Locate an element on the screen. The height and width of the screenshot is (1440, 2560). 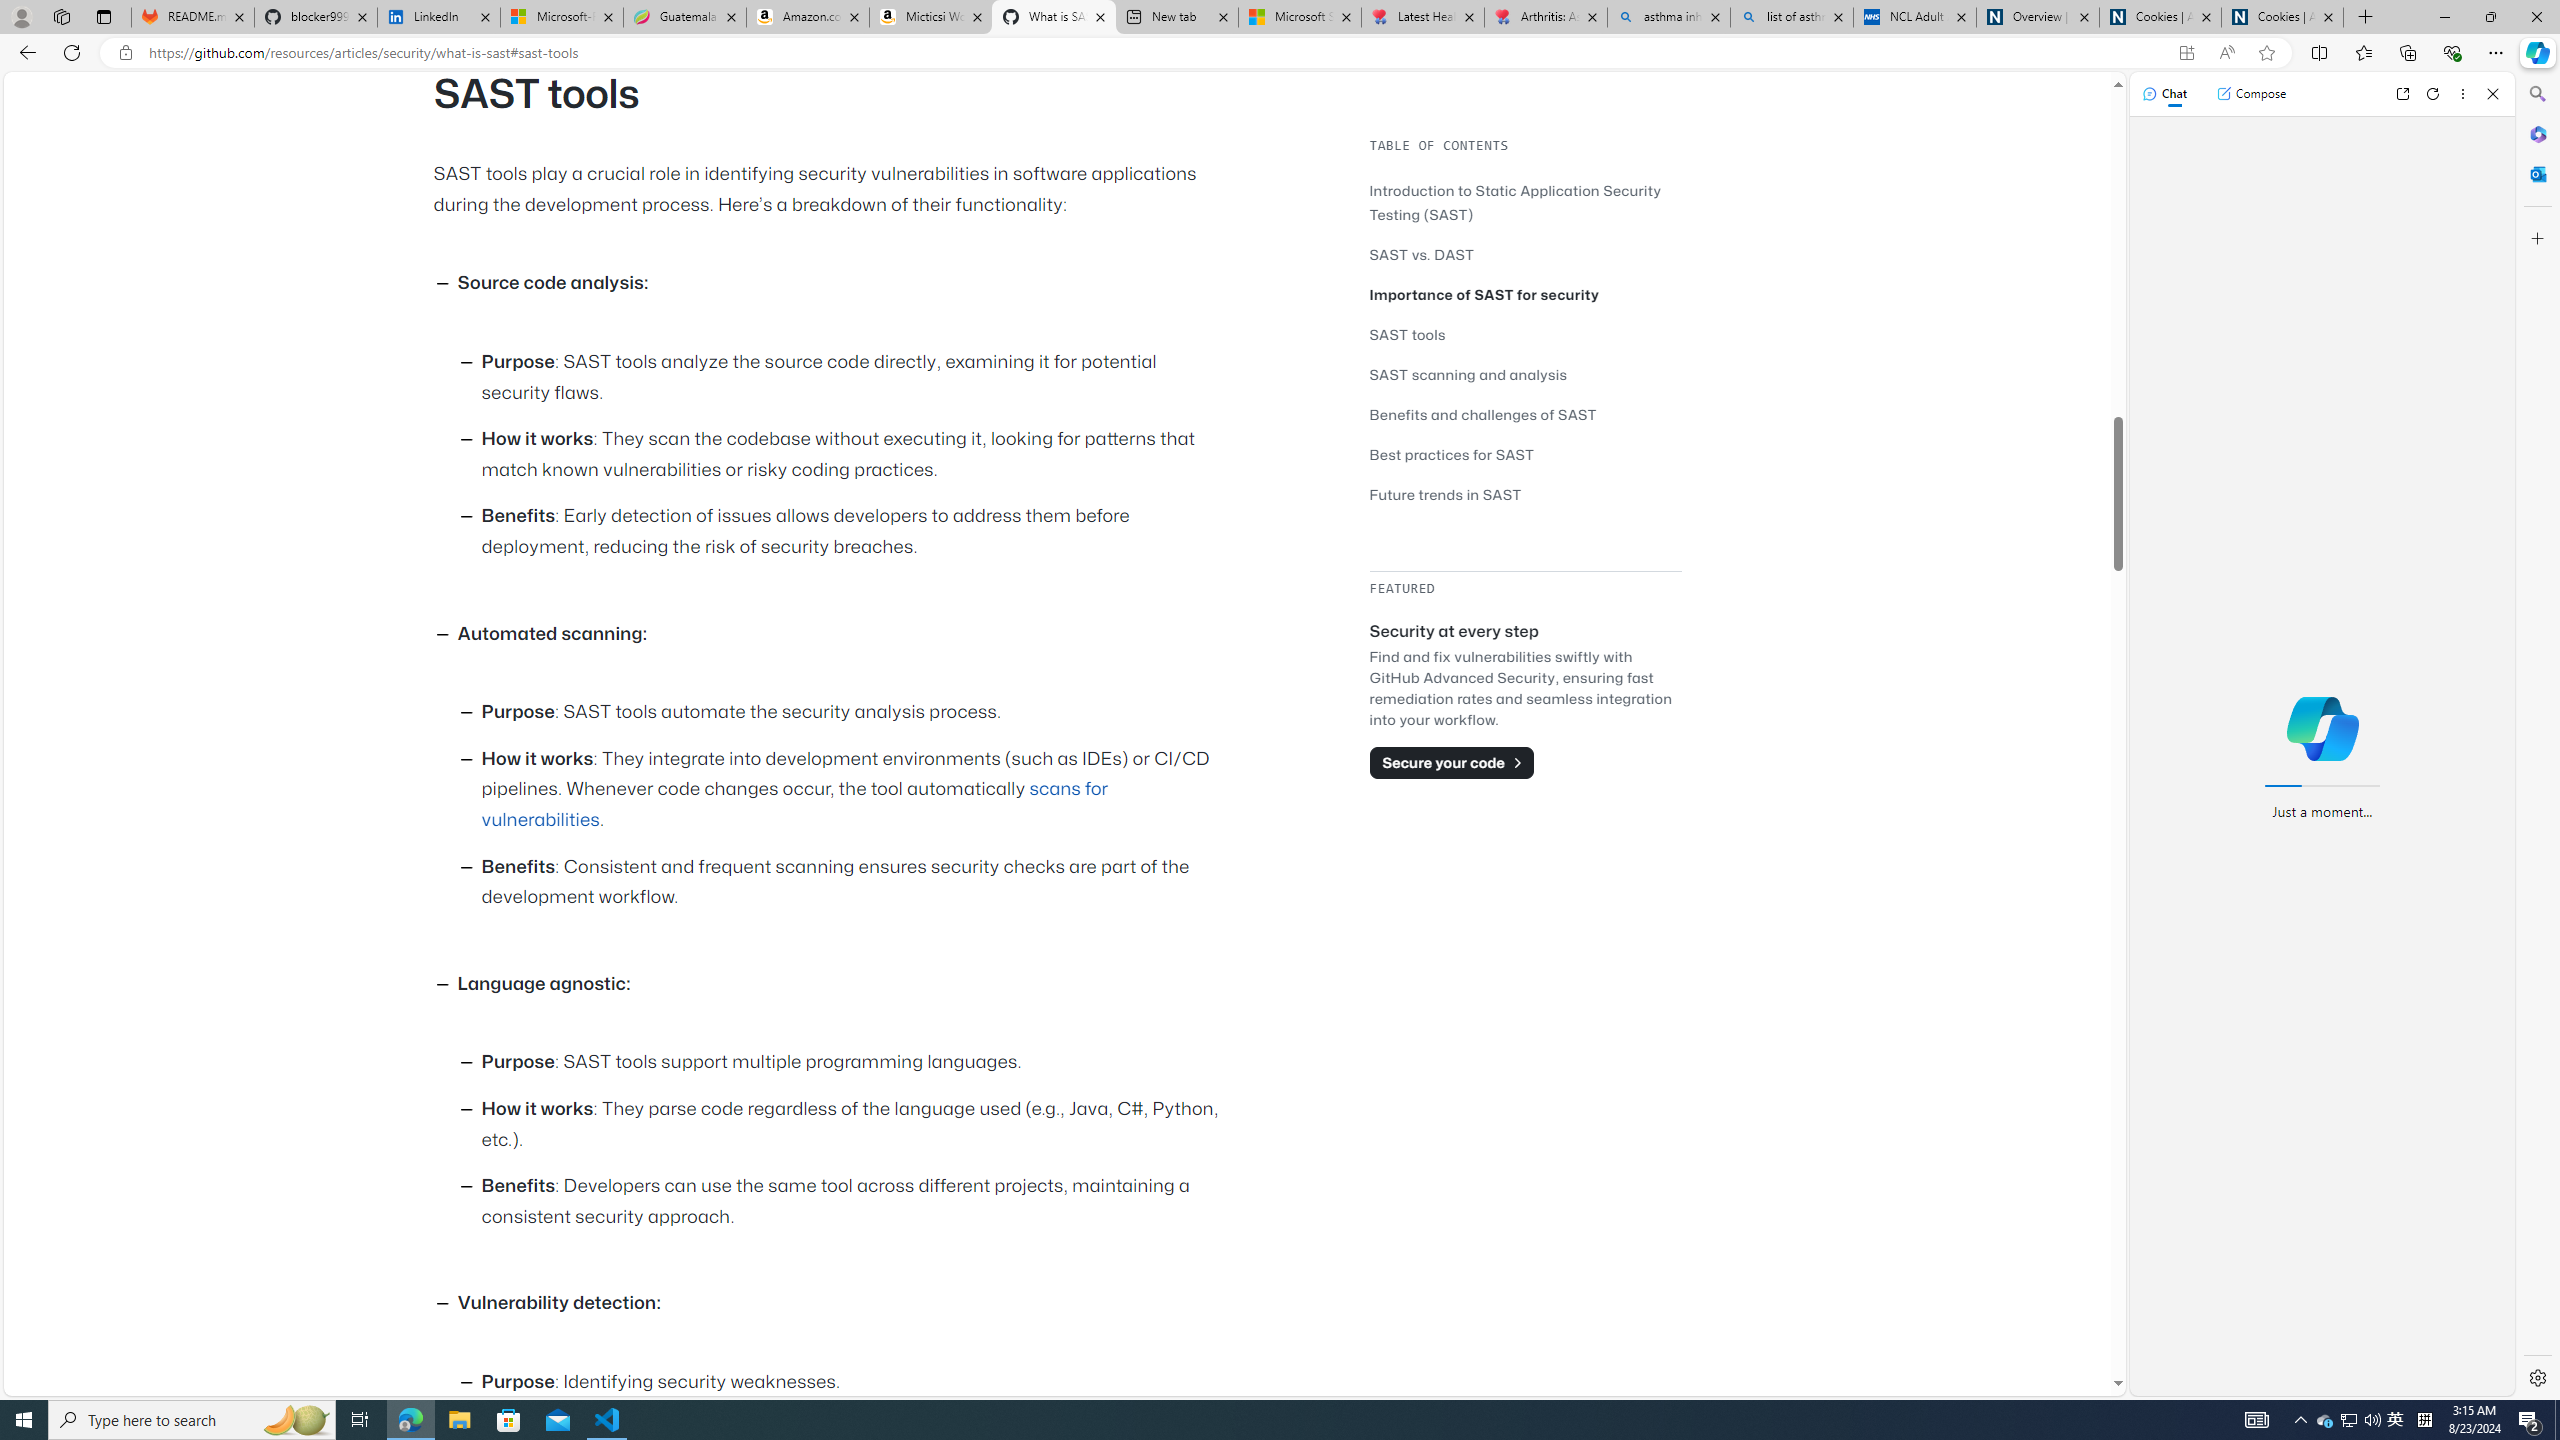
'NCL Adult Asthma Inhaler Choice Guideline' is located at coordinates (1913, 16).